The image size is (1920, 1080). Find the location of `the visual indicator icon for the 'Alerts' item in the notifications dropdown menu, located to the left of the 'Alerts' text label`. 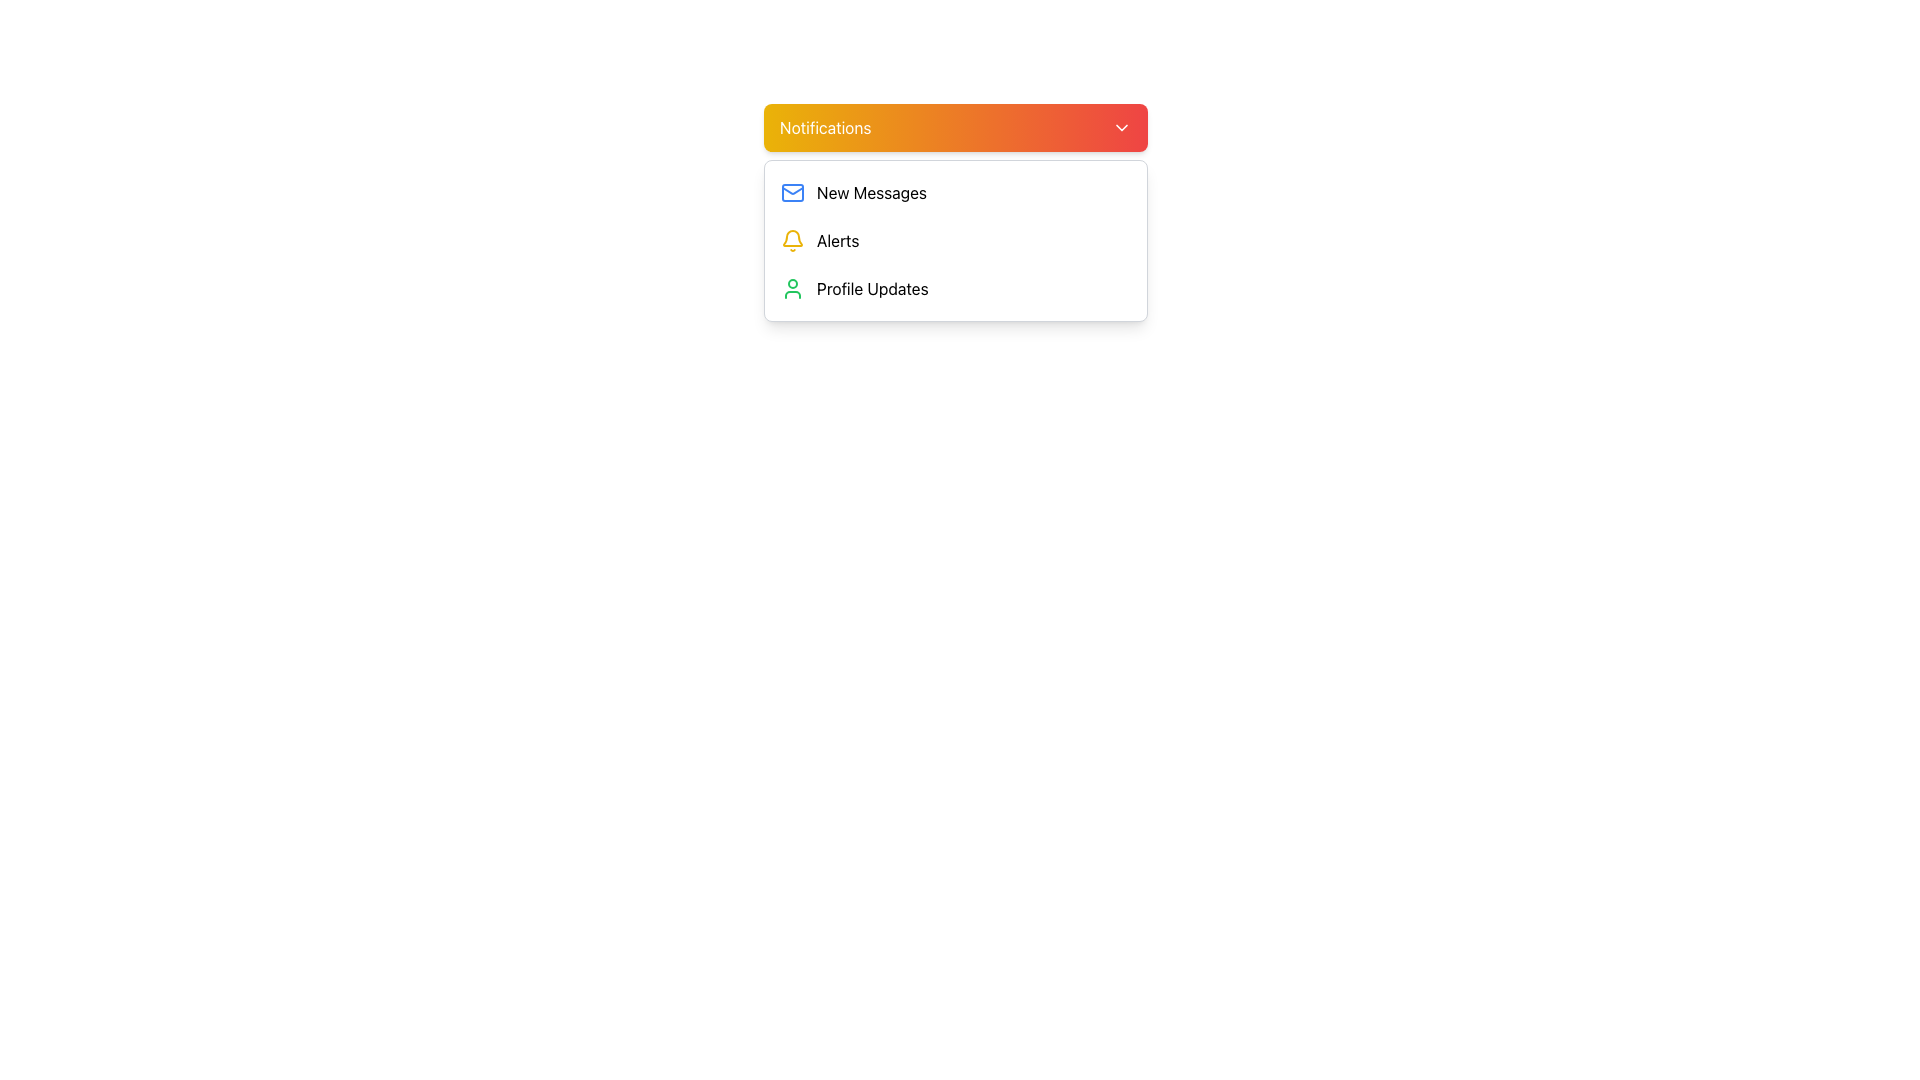

the visual indicator icon for the 'Alerts' item in the notifications dropdown menu, located to the left of the 'Alerts' text label is located at coordinates (791, 239).